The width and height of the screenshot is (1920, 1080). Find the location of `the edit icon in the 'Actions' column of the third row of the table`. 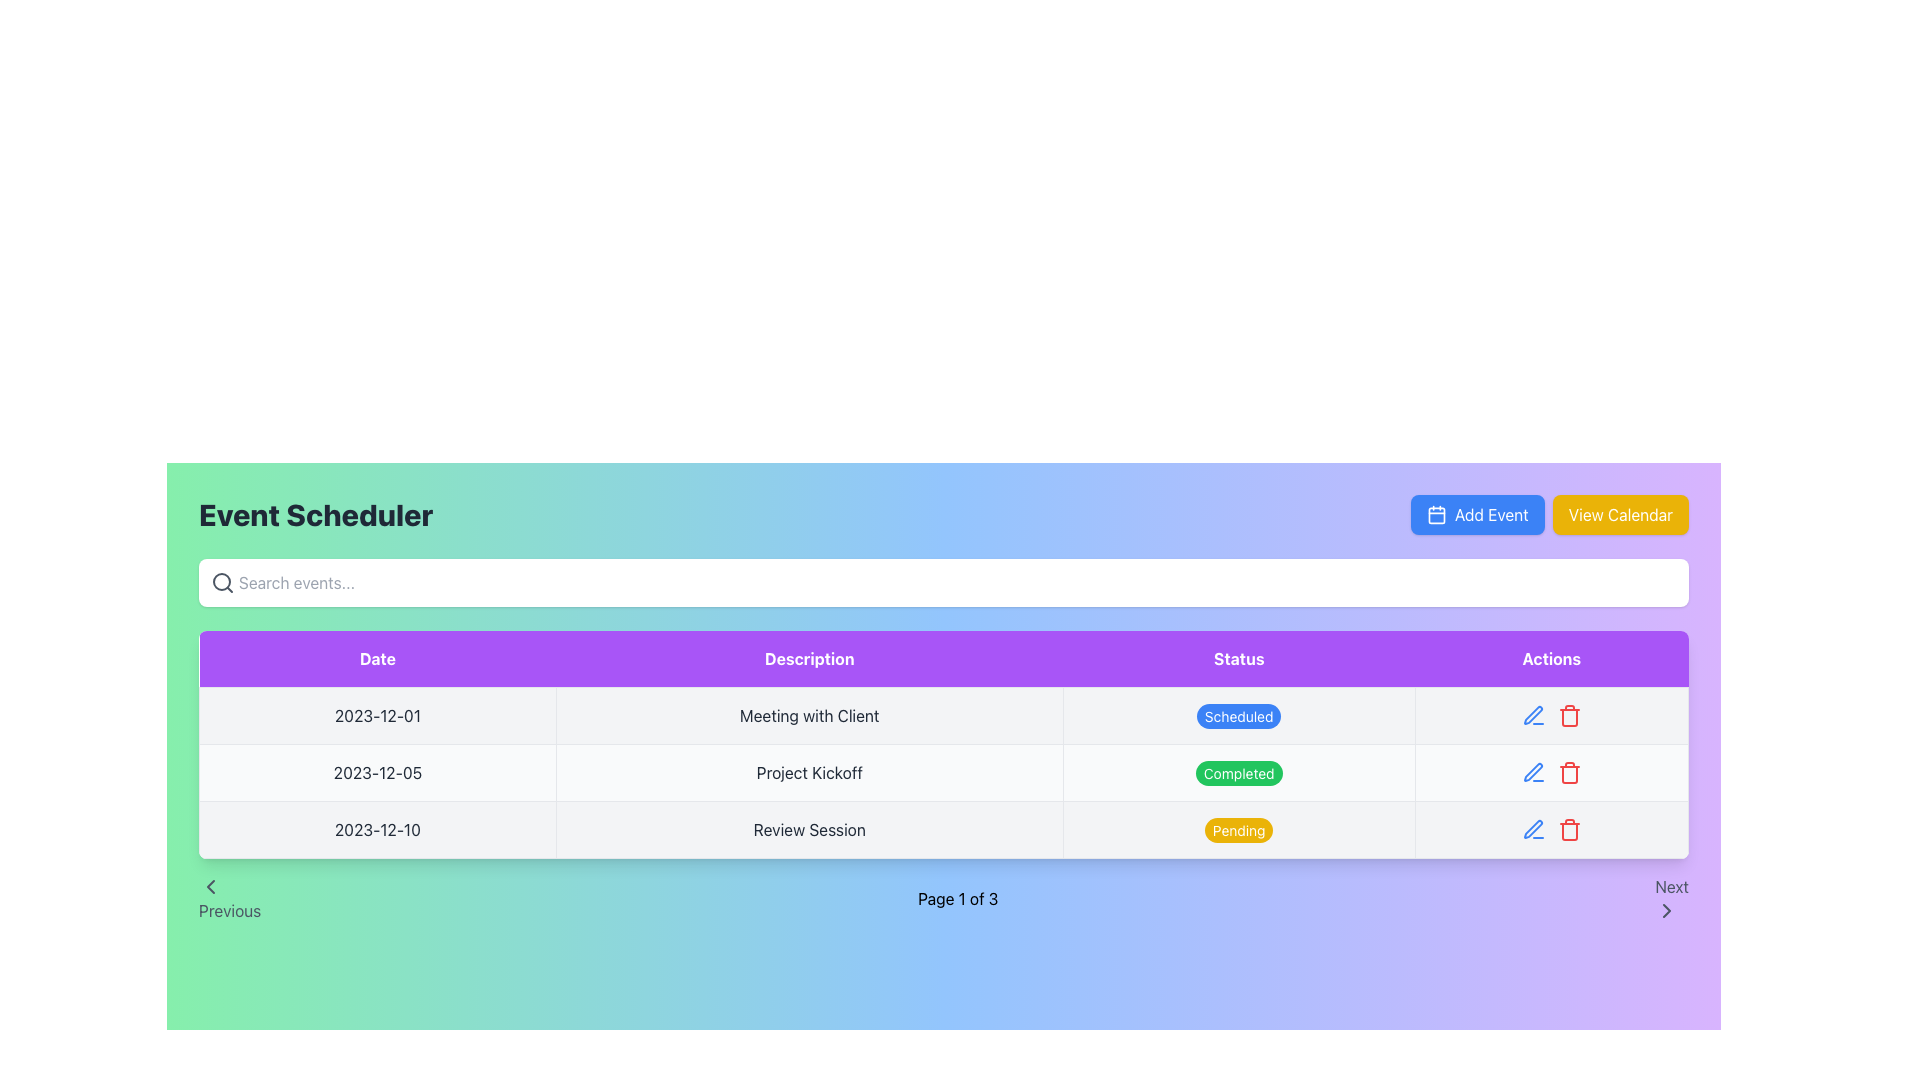

the edit icon in the 'Actions' column of the third row of the table is located at coordinates (1532, 715).